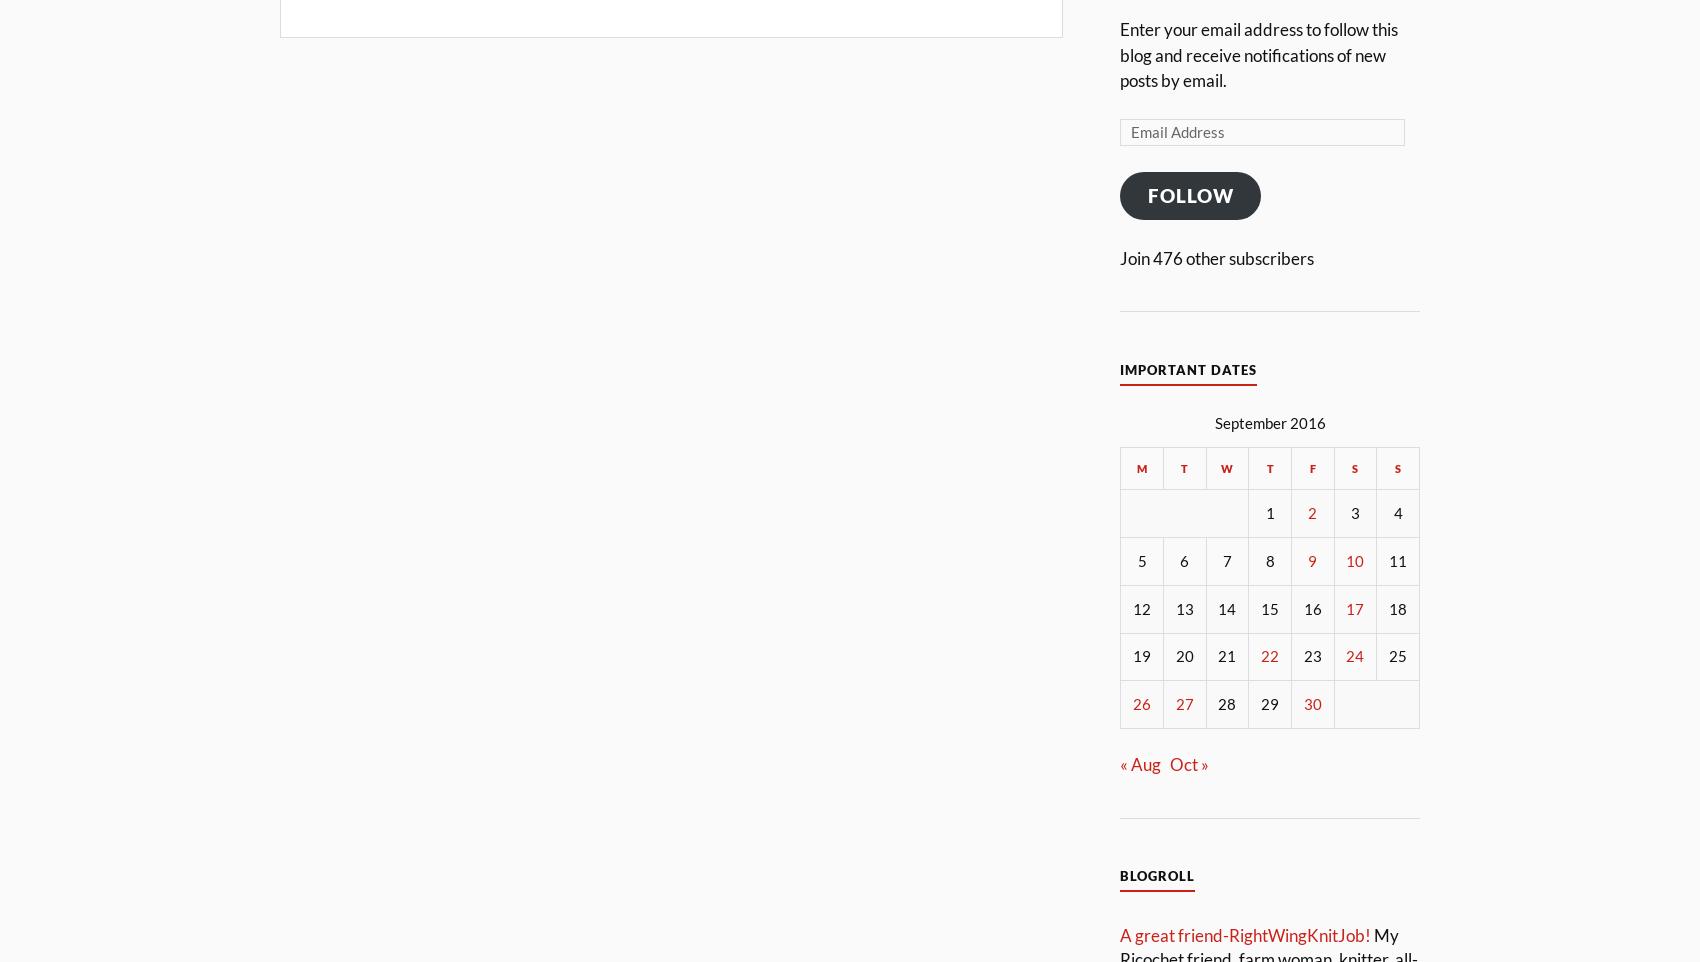  I want to click on 'W', so click(1226, 467).